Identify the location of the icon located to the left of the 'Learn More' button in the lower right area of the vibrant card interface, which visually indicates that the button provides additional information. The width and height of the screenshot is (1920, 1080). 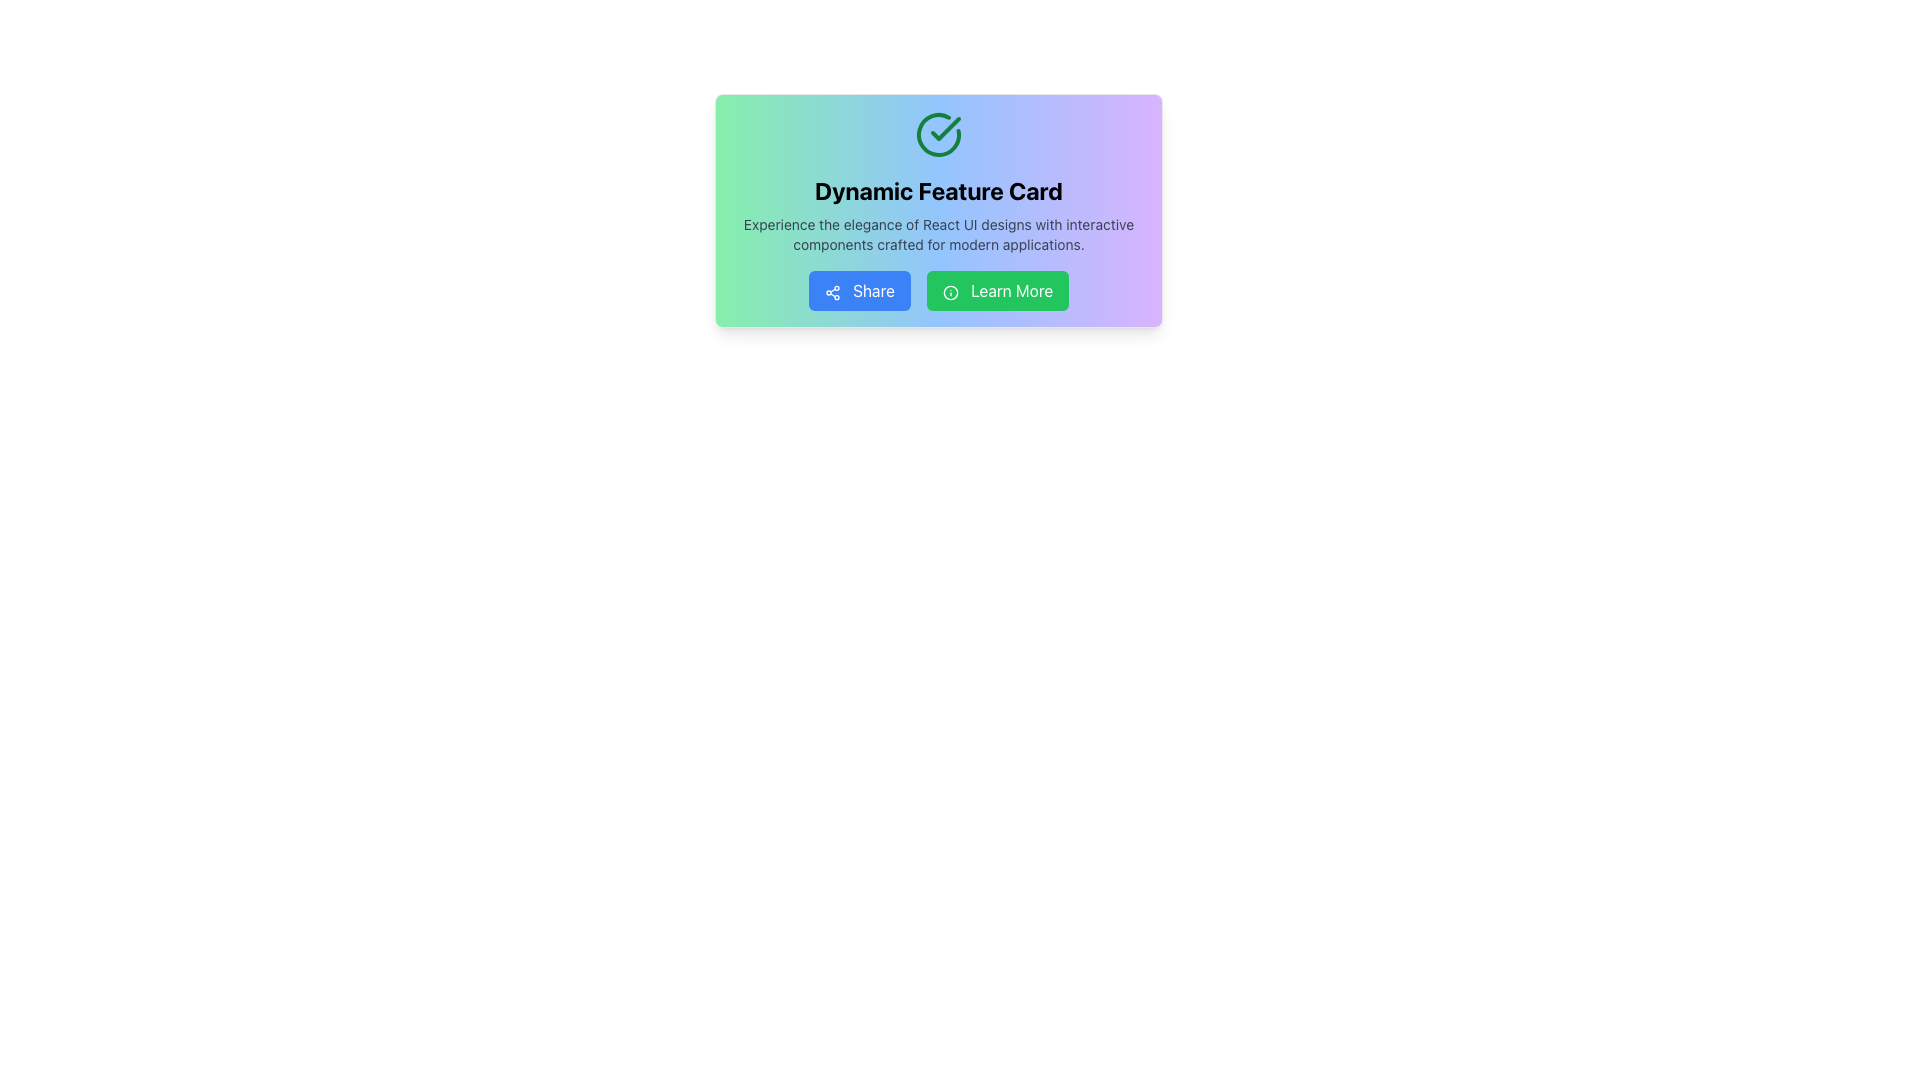
(949, 292).